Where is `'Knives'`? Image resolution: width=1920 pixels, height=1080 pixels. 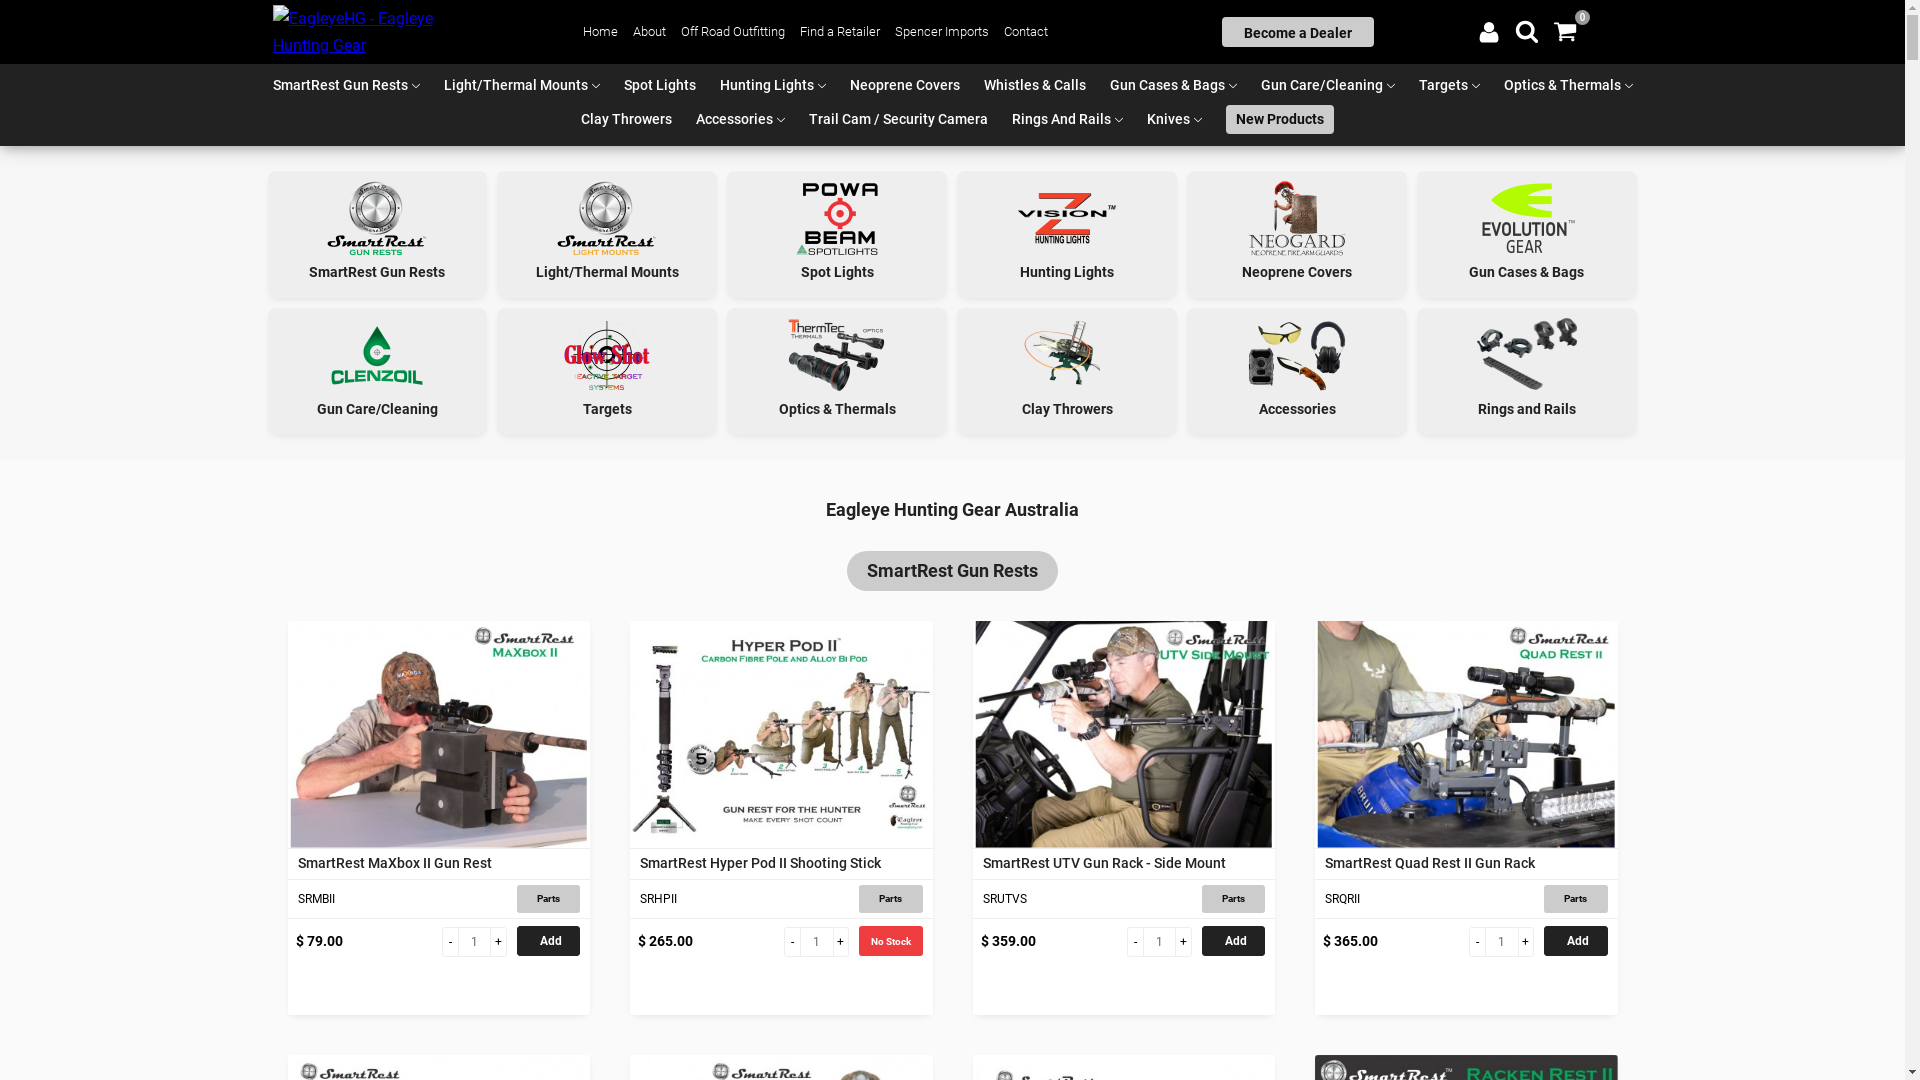 'Knives' is located at coordinates (1168, 119).